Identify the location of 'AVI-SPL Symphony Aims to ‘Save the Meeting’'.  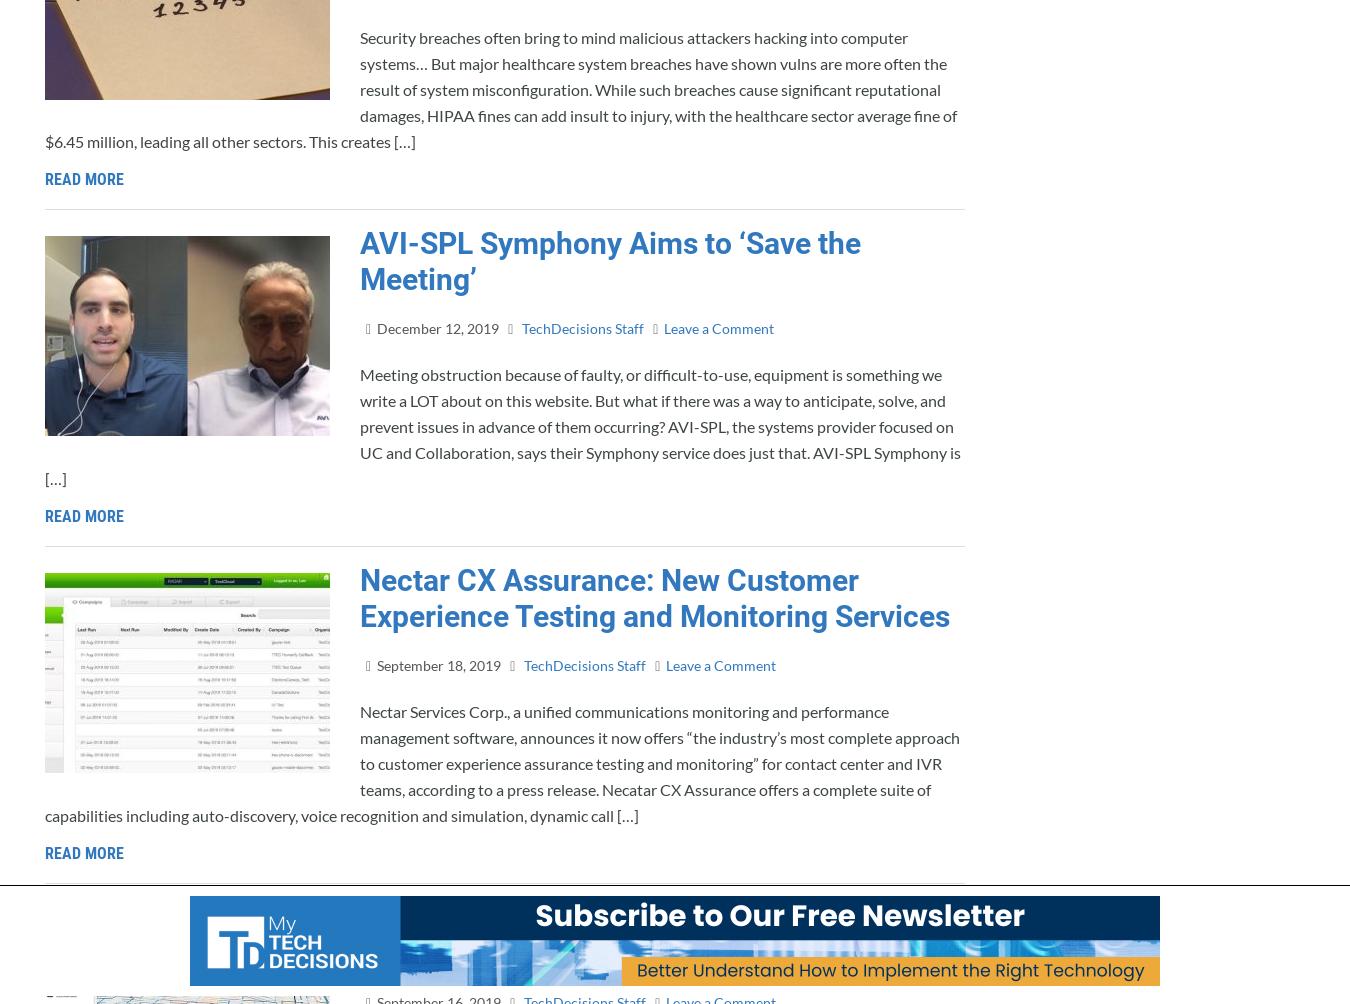
(610, 261).